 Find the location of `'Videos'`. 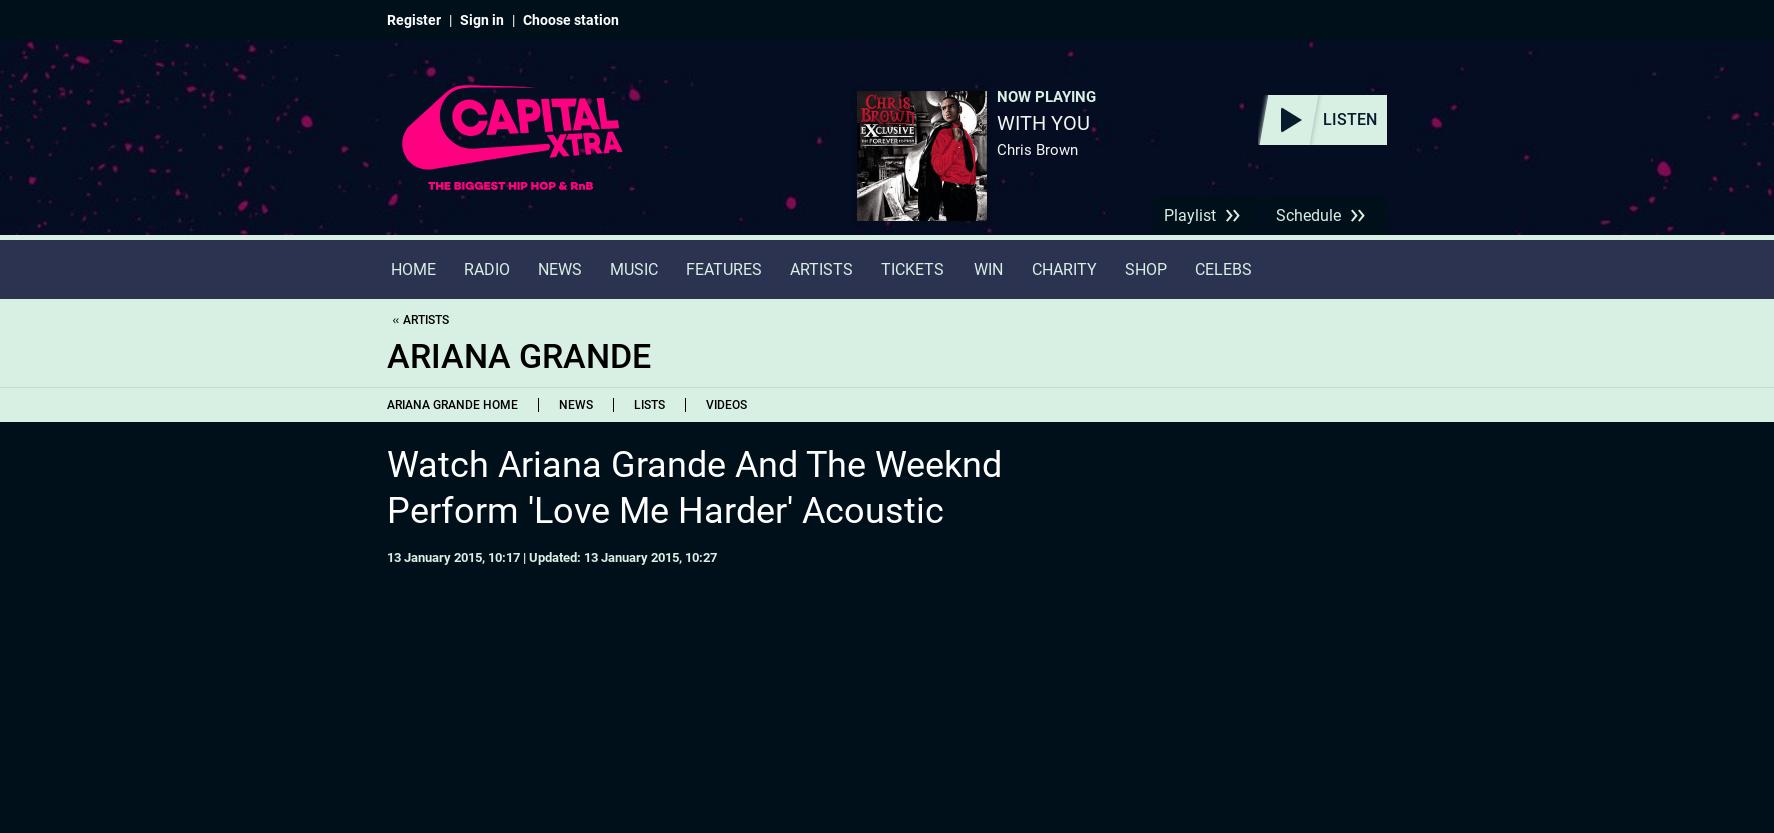

'Videos' is located at coordinates (706, 404).